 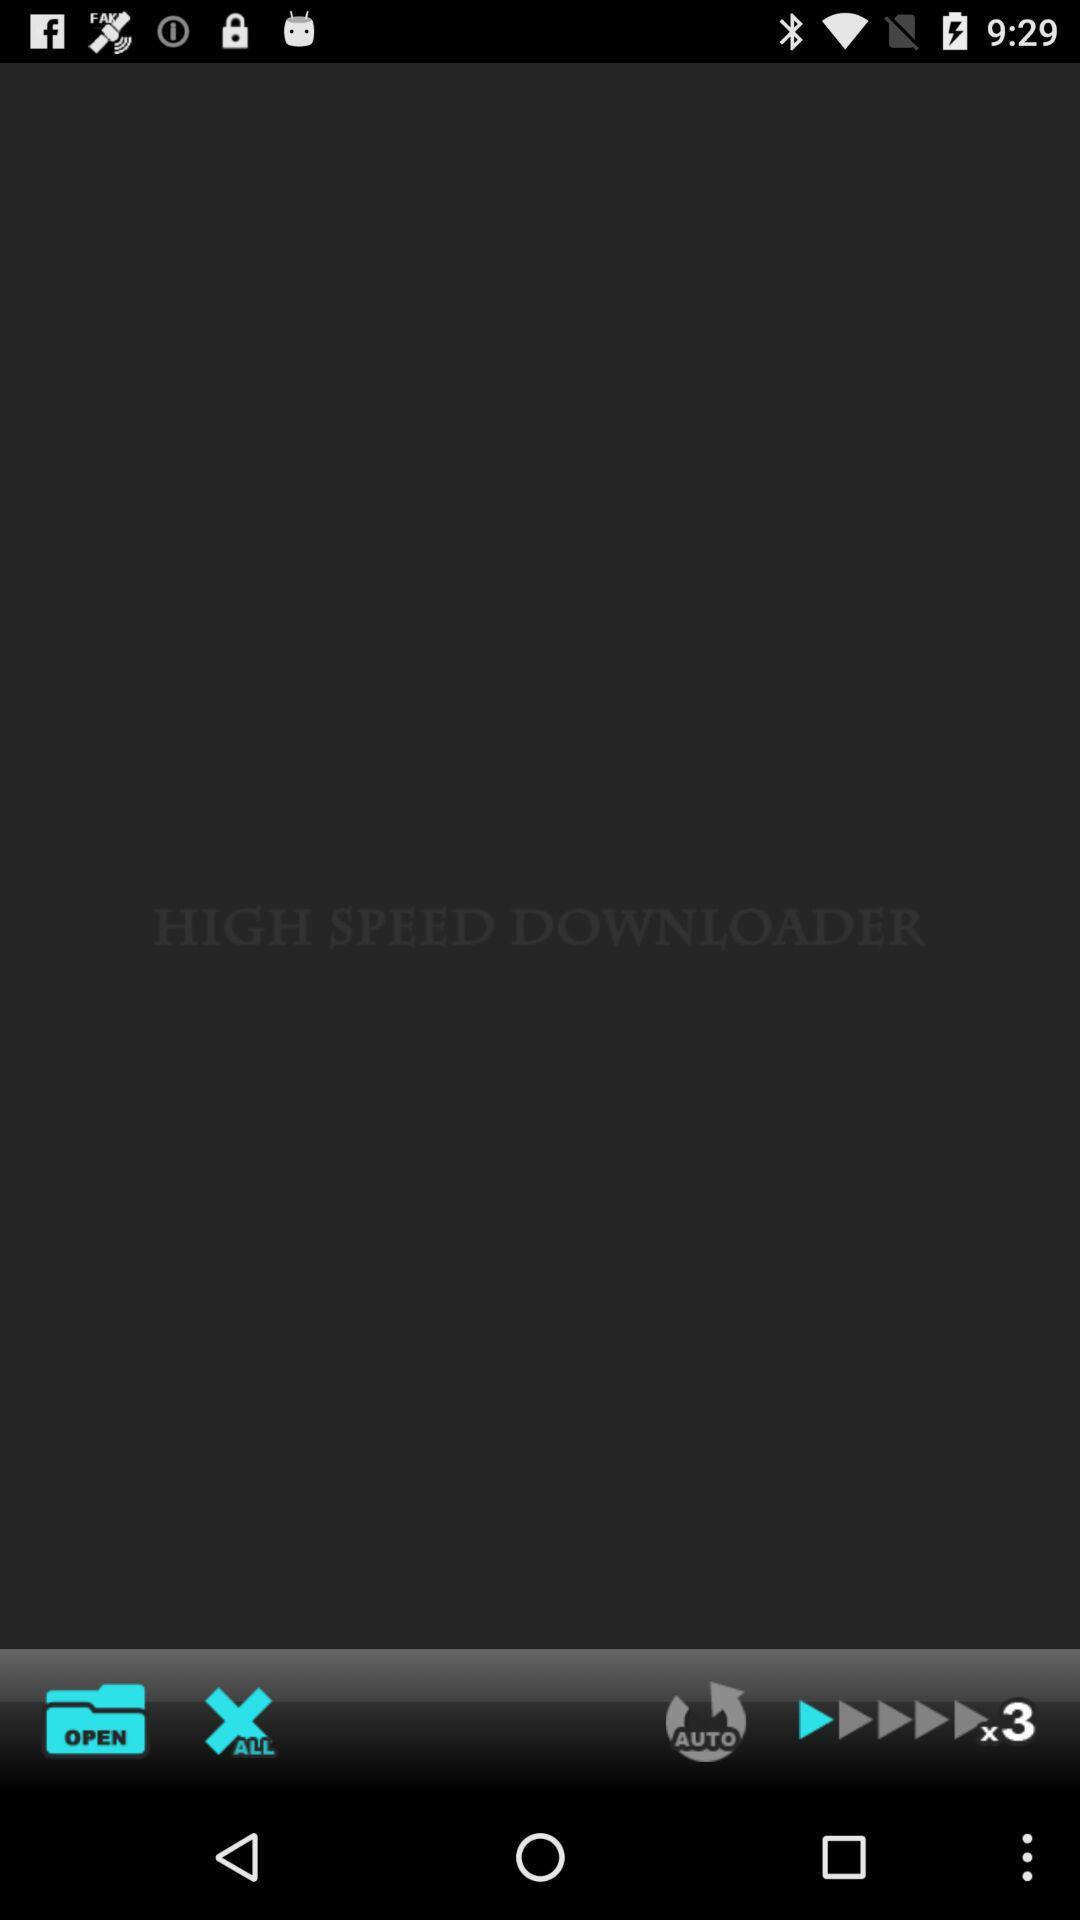 What do you see at coordinates (95, 1841) in the screenshot?
I see `the folder icon` at bounding box center [95, 1841].